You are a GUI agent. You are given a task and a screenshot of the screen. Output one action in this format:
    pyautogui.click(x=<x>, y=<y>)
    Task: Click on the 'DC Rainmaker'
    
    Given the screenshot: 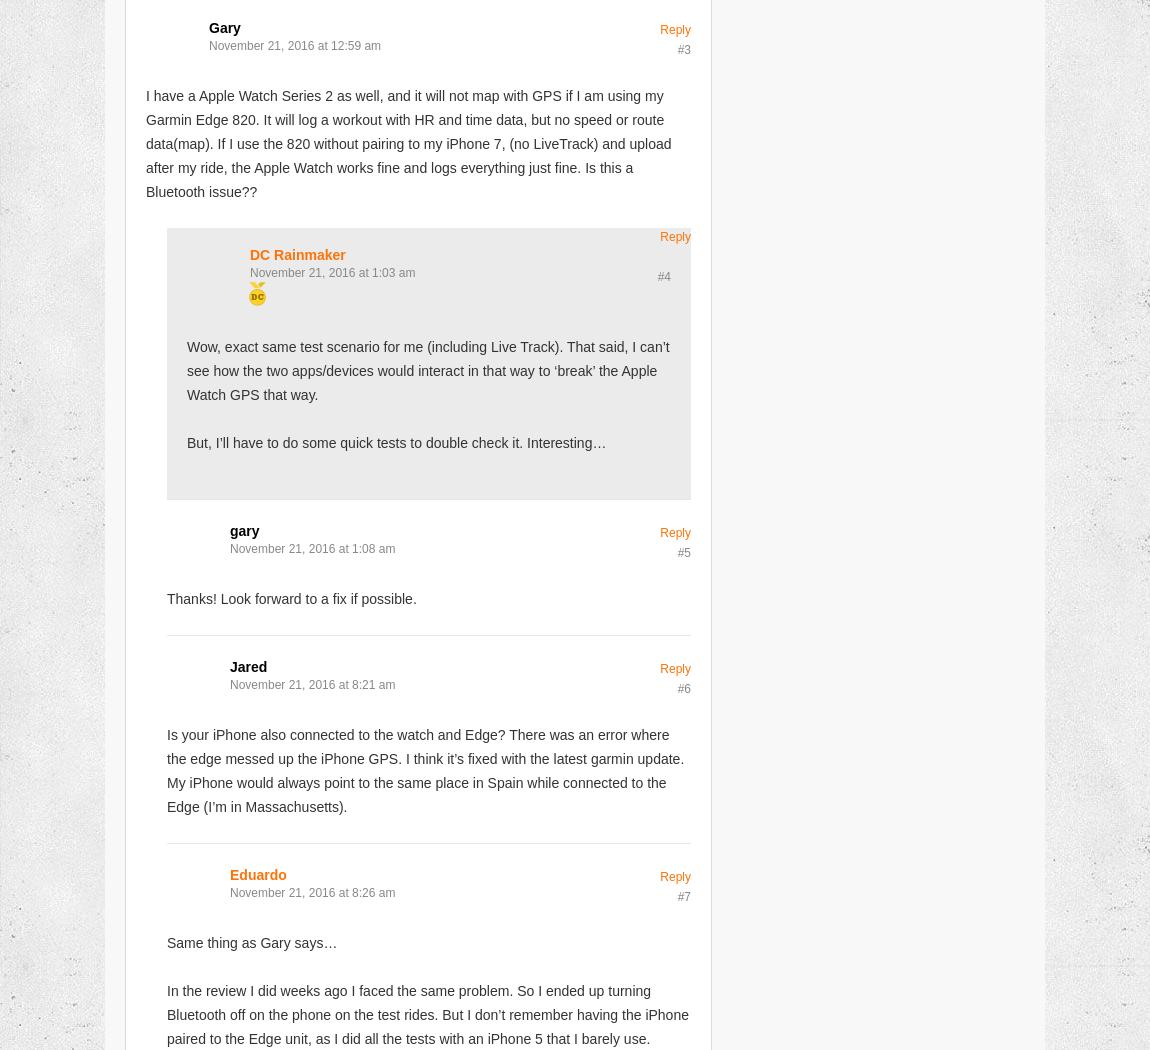 What is the action you would take?
    pyautogui.click(x=297, y=253)
    